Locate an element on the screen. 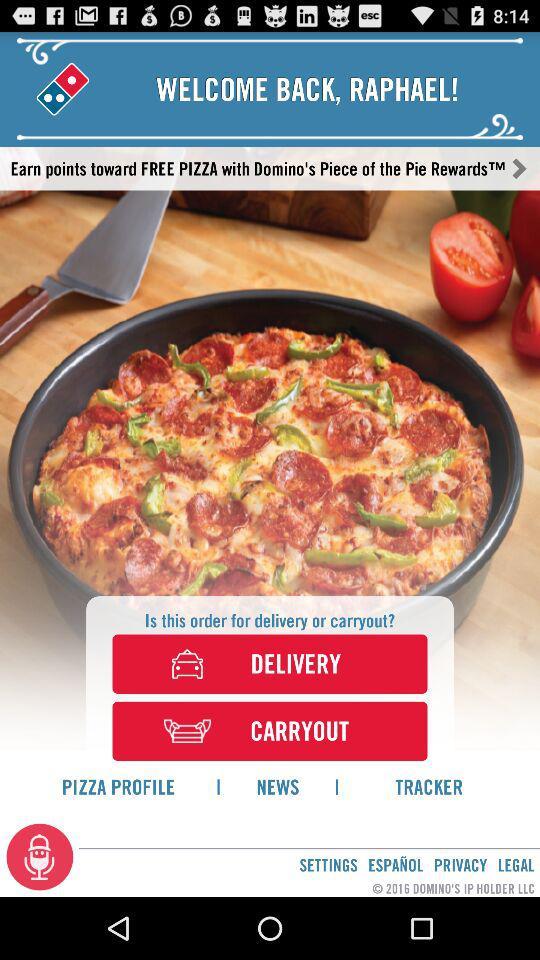  app next to | app is located at coordinates (428, 786).